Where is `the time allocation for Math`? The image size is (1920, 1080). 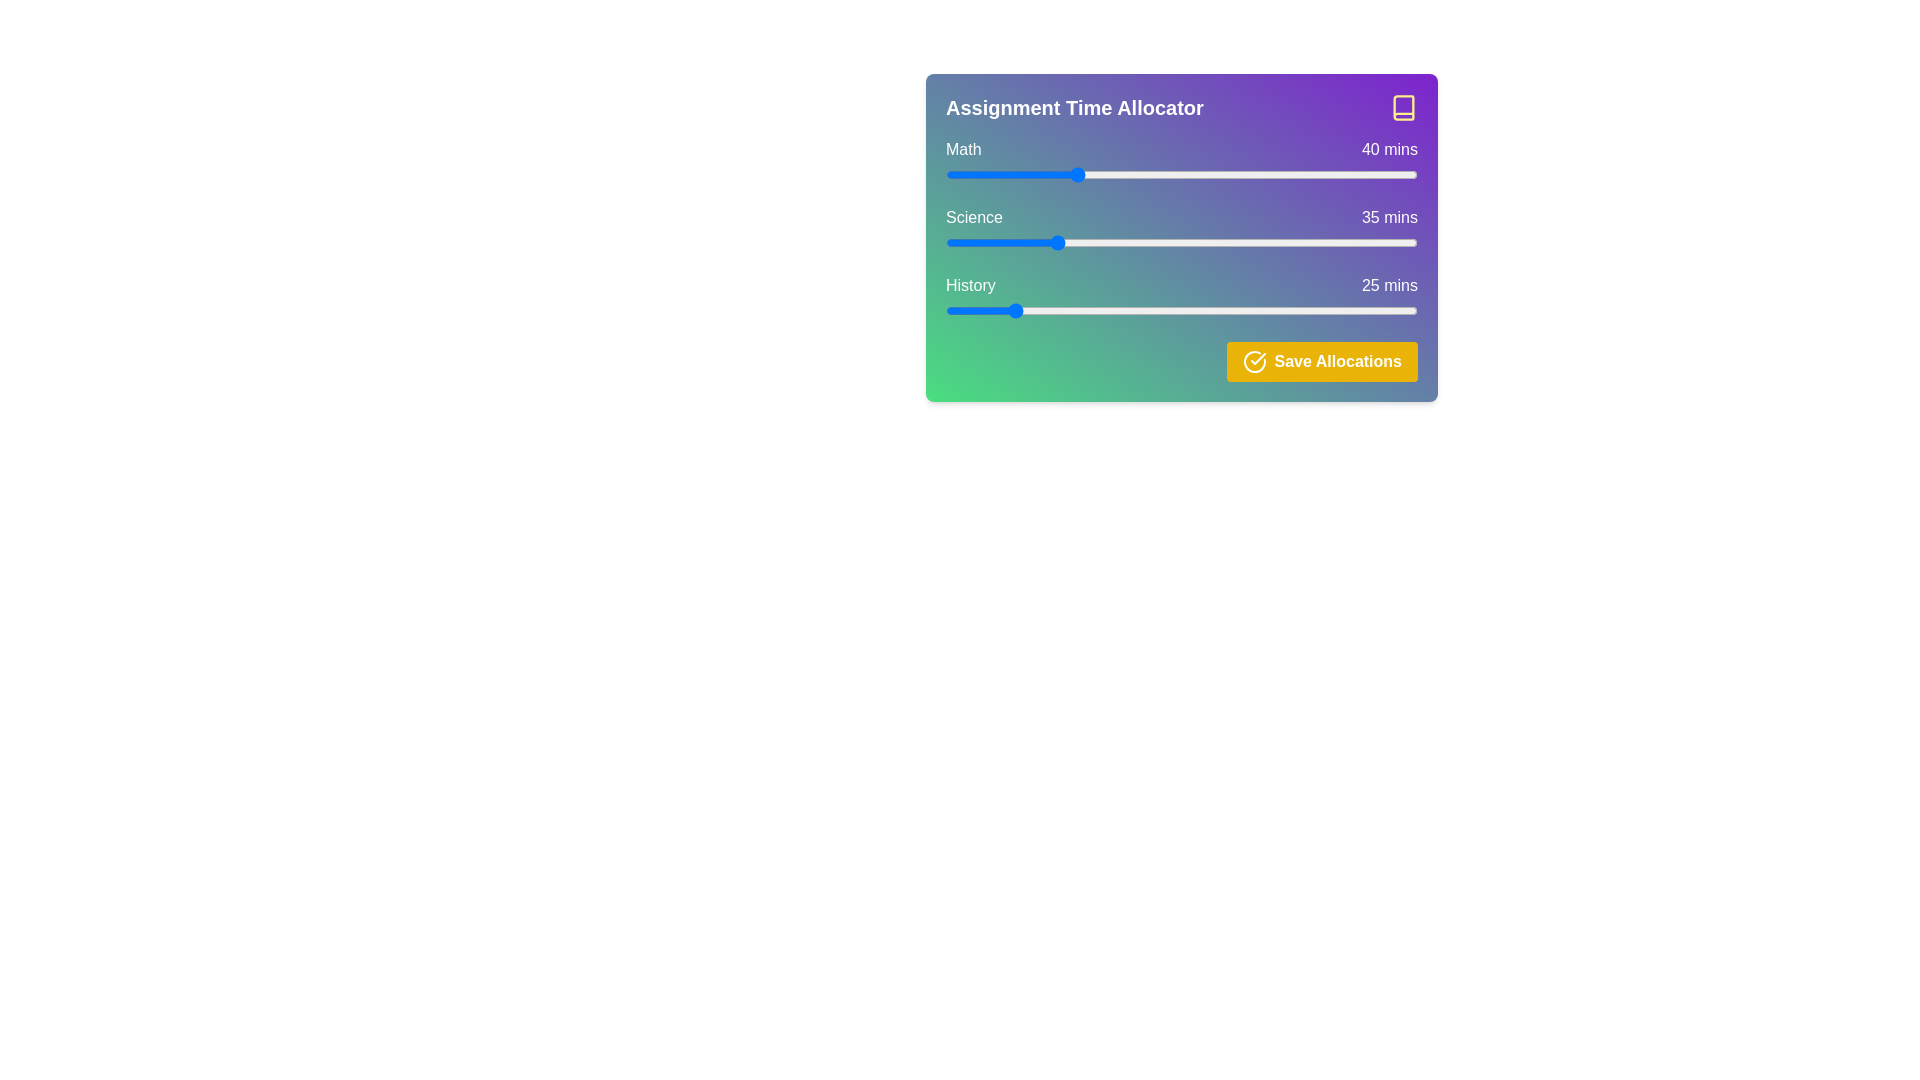
the time allocation for Math is located at coordinates (1173, 173).